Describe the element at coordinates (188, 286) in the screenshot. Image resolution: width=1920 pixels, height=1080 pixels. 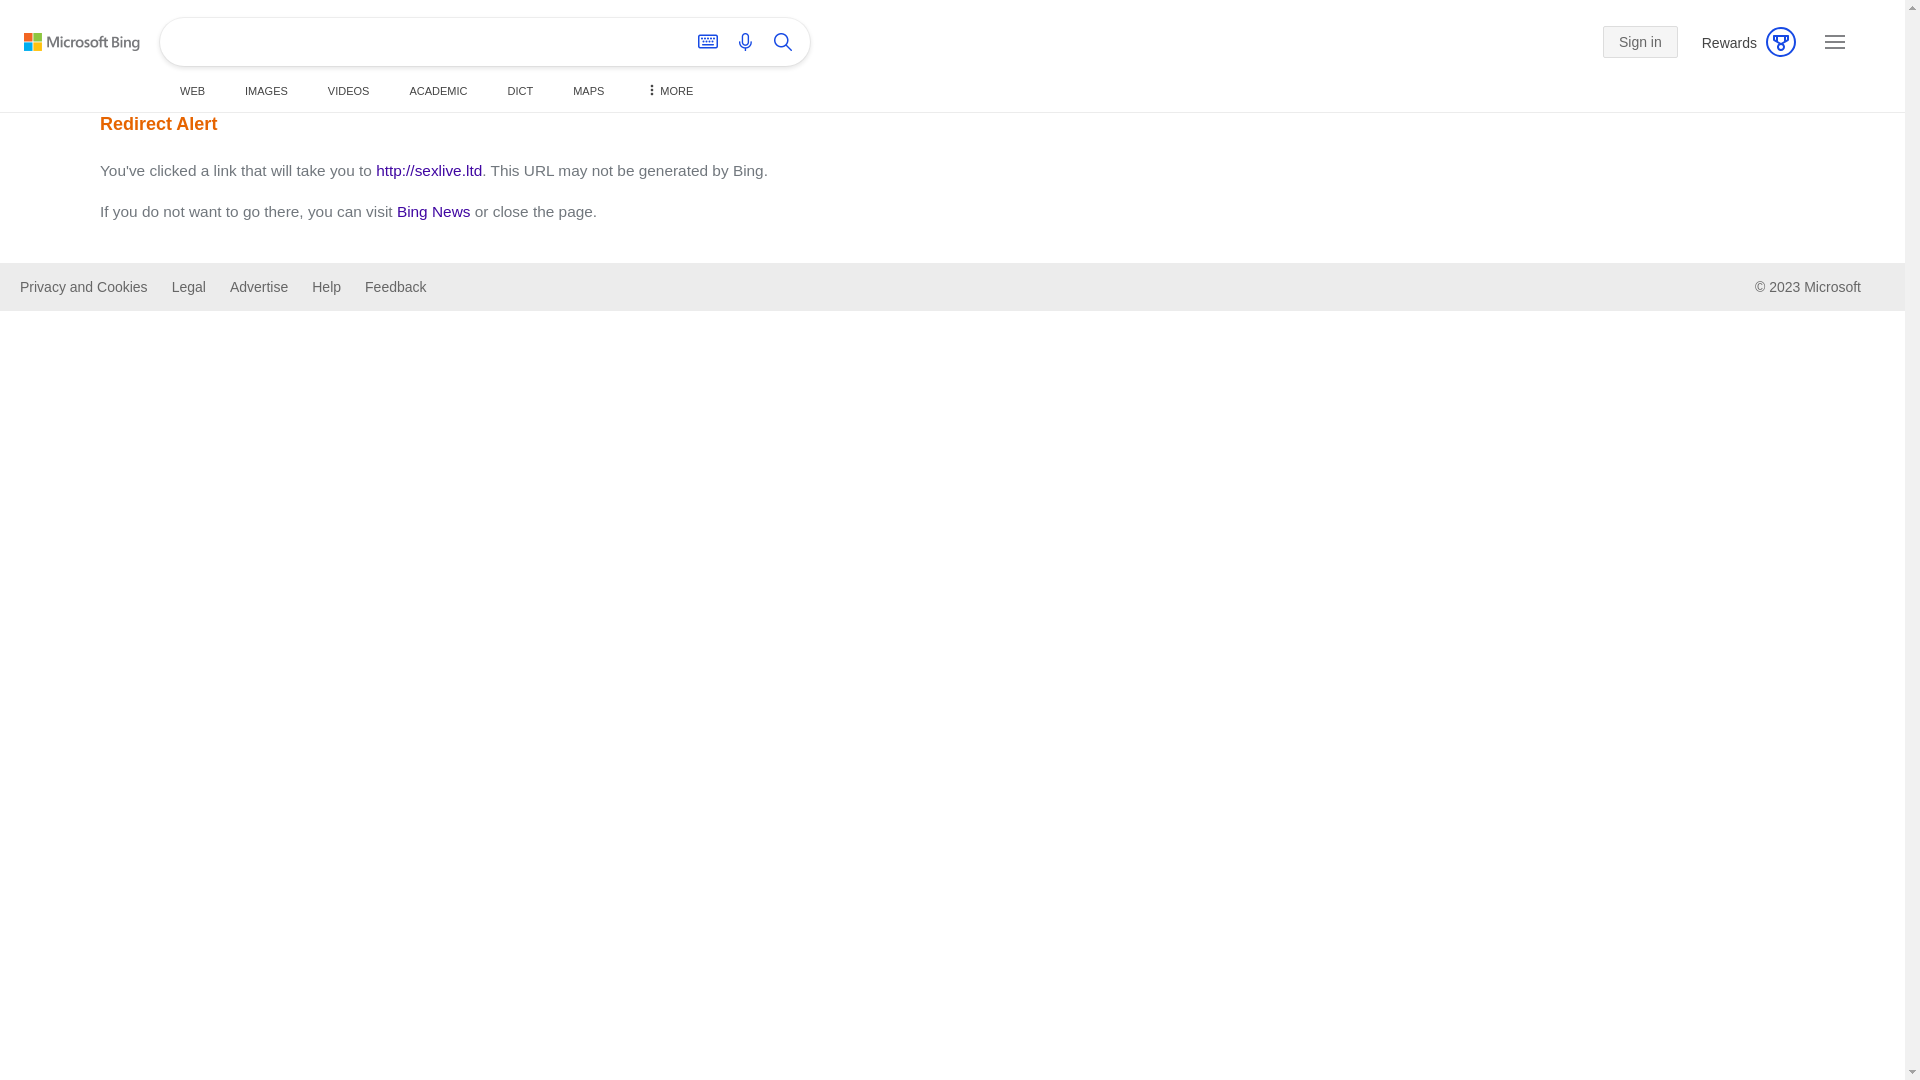
I see `'Legal'` at that location.